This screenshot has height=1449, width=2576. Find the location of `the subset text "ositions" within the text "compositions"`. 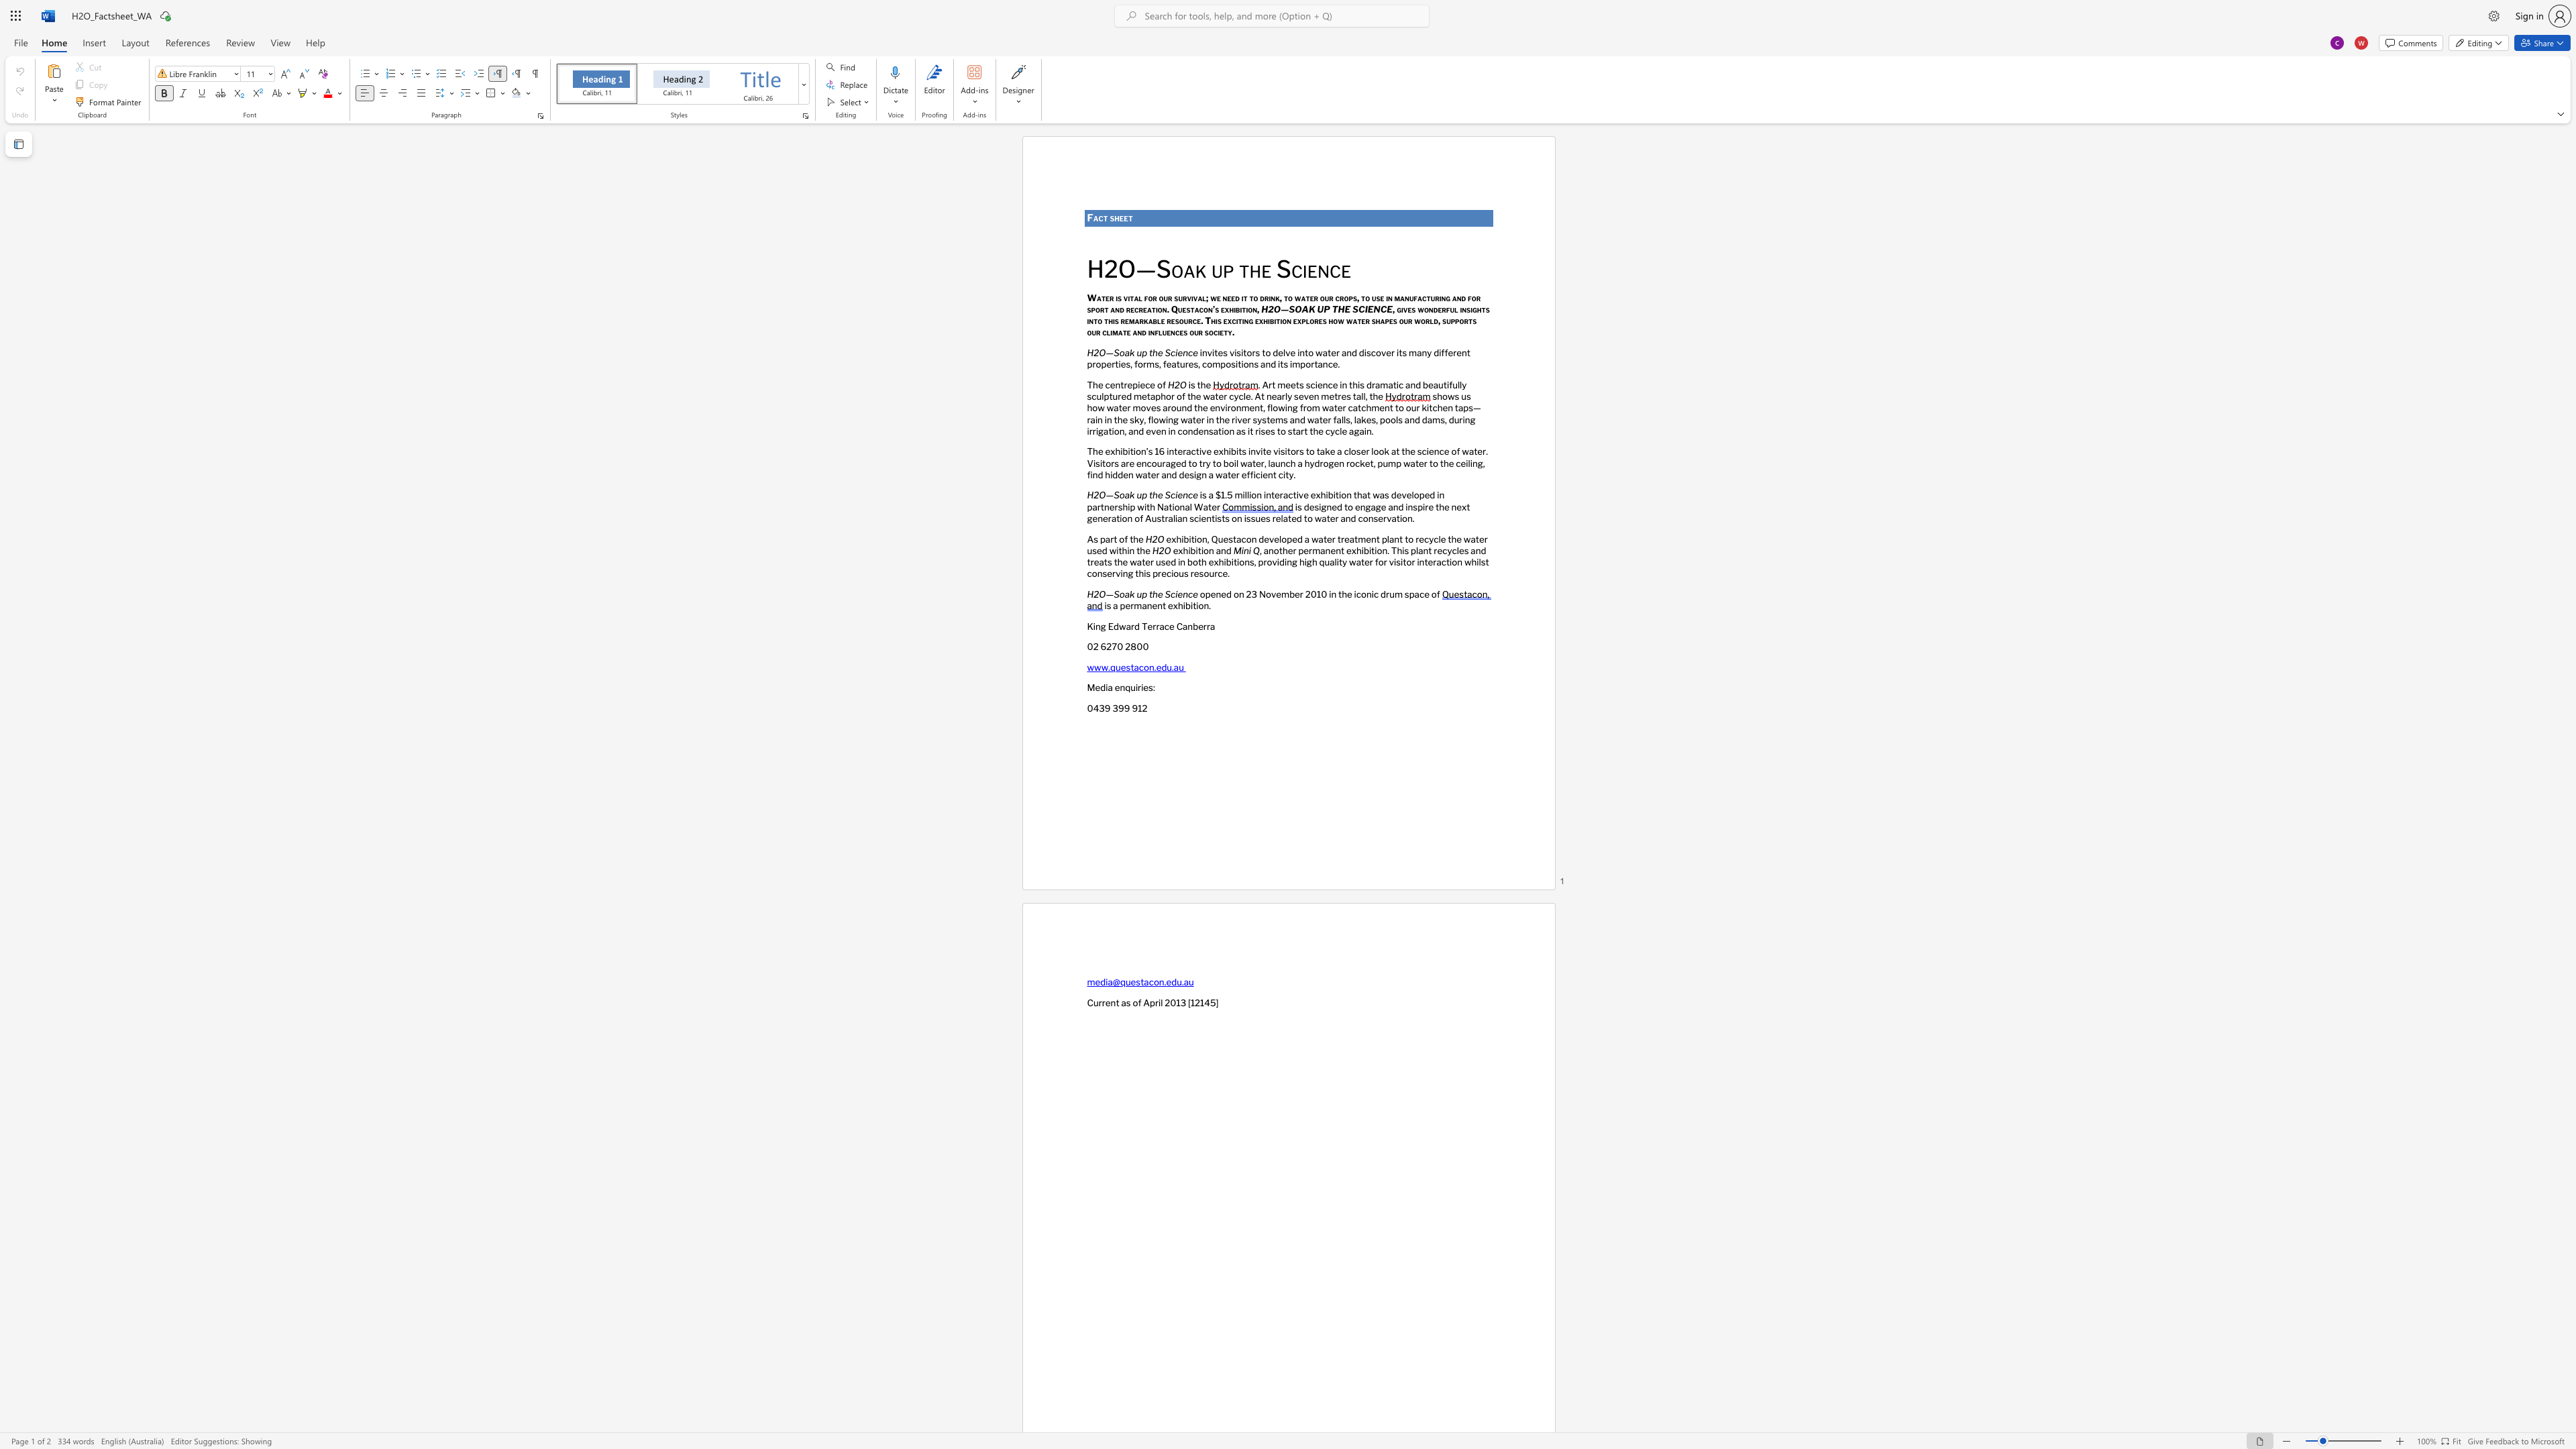

the subset text "ositions" within the text "compositions" is located at coordinates (1226, 364).